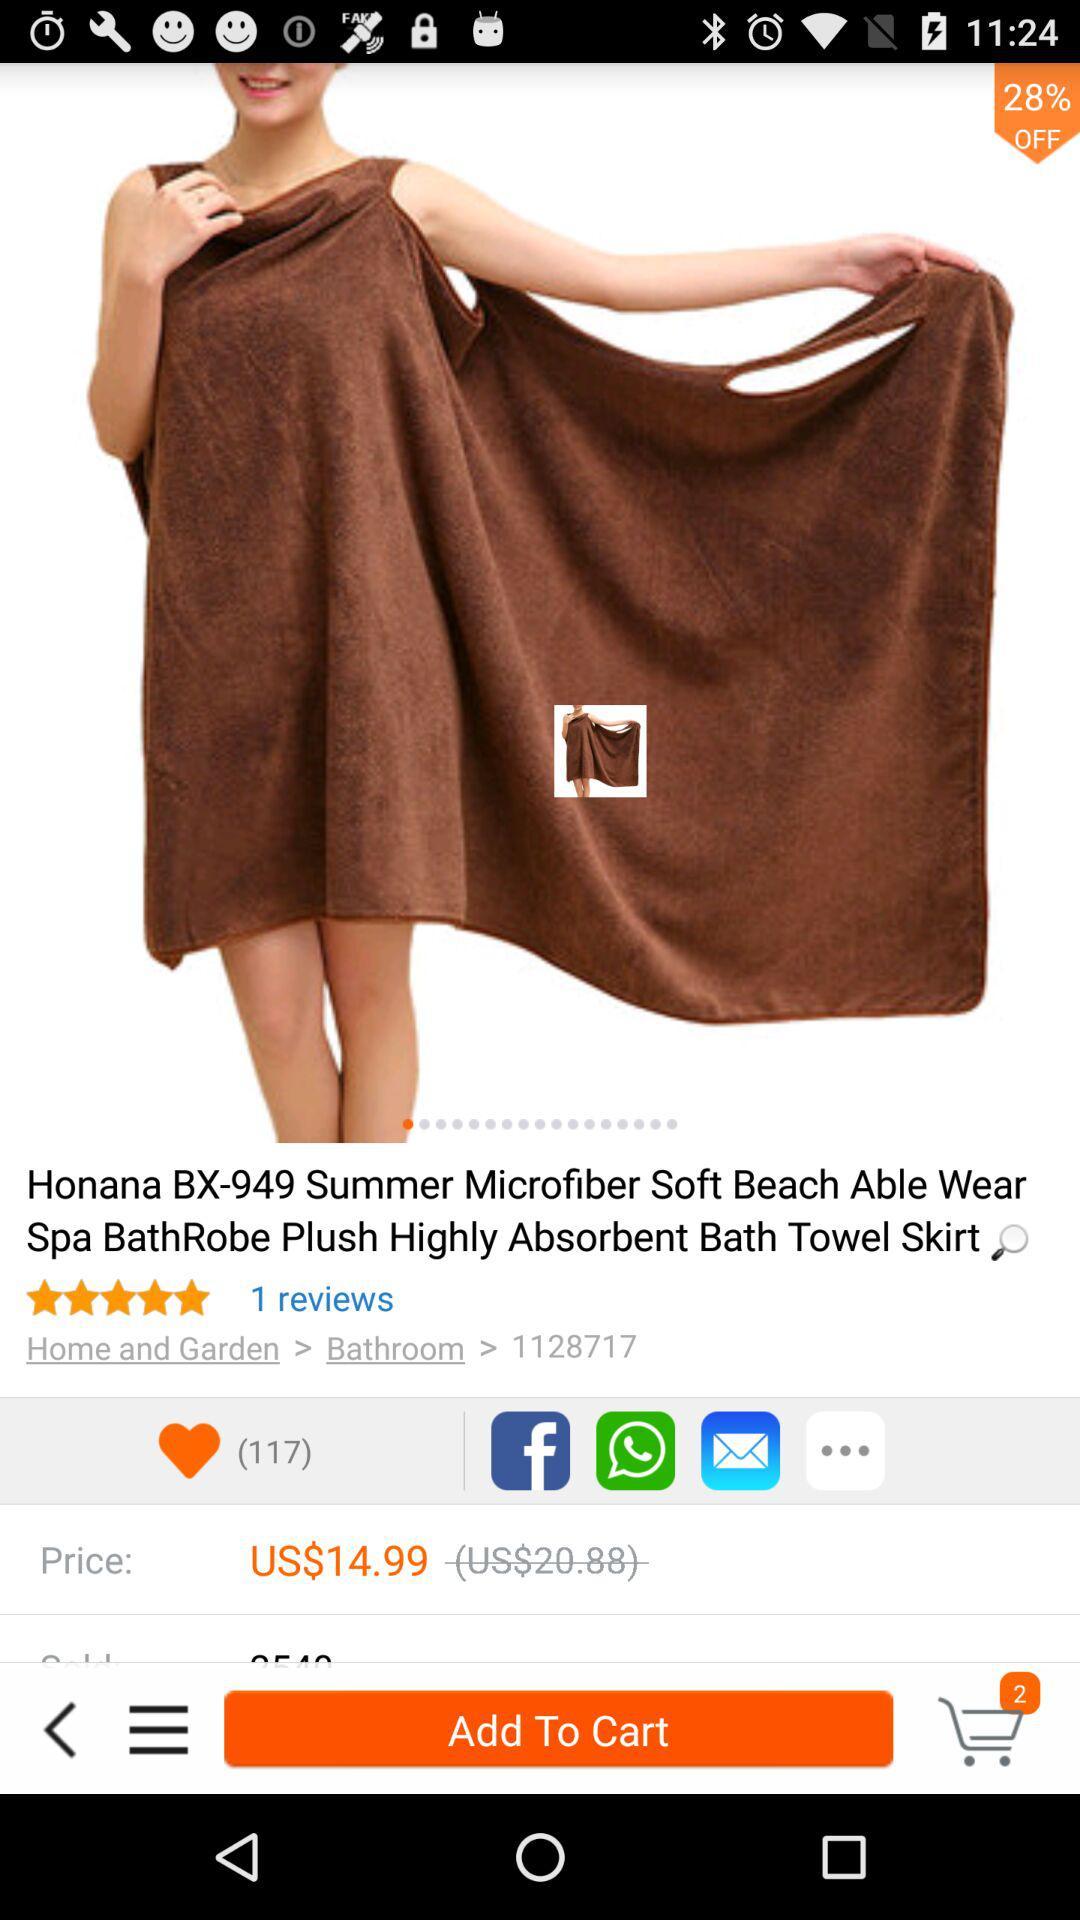  What do you see at coordinates (157, 1728) in the screenshot?
I see `the icon to the left of the add to cart` at bounding box center [157, 1728].